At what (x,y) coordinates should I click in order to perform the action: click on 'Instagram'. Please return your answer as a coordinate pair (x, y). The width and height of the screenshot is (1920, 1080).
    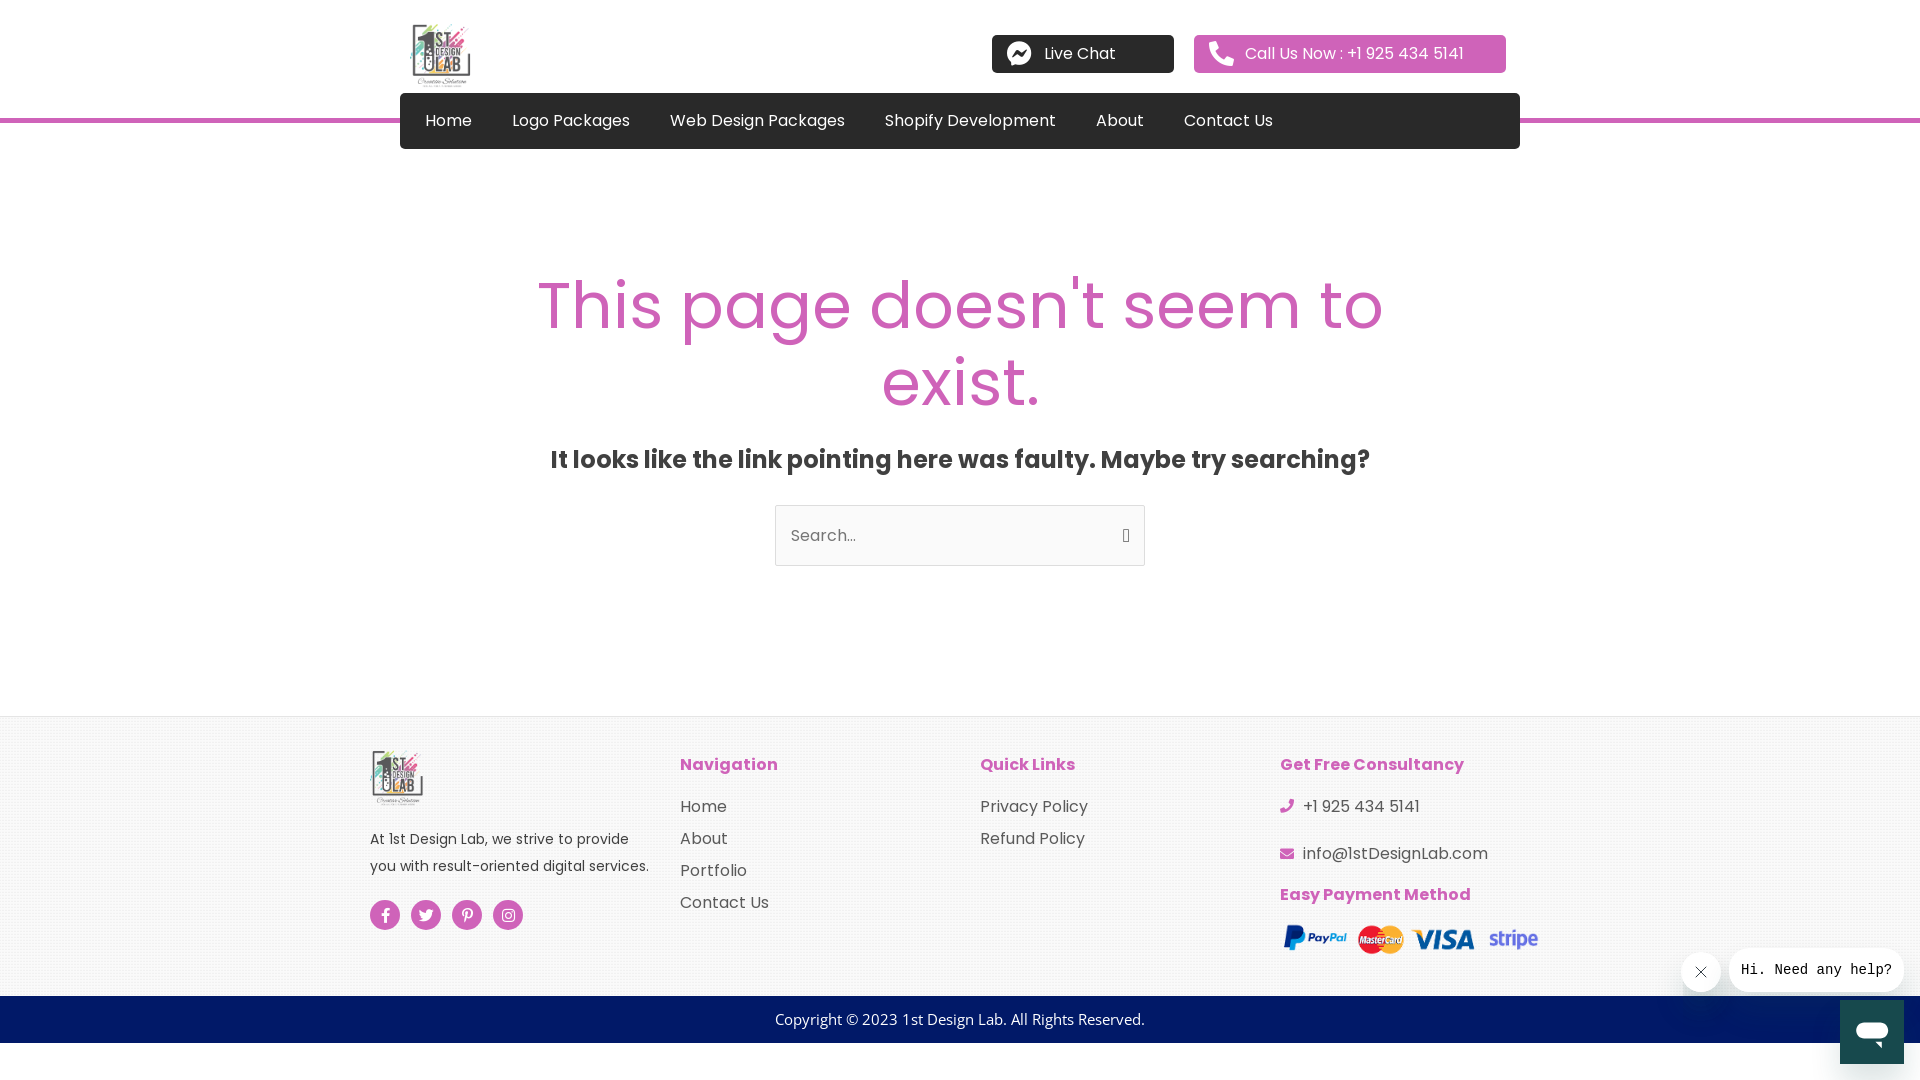
    Looking at the image, I should click on (508, 914).